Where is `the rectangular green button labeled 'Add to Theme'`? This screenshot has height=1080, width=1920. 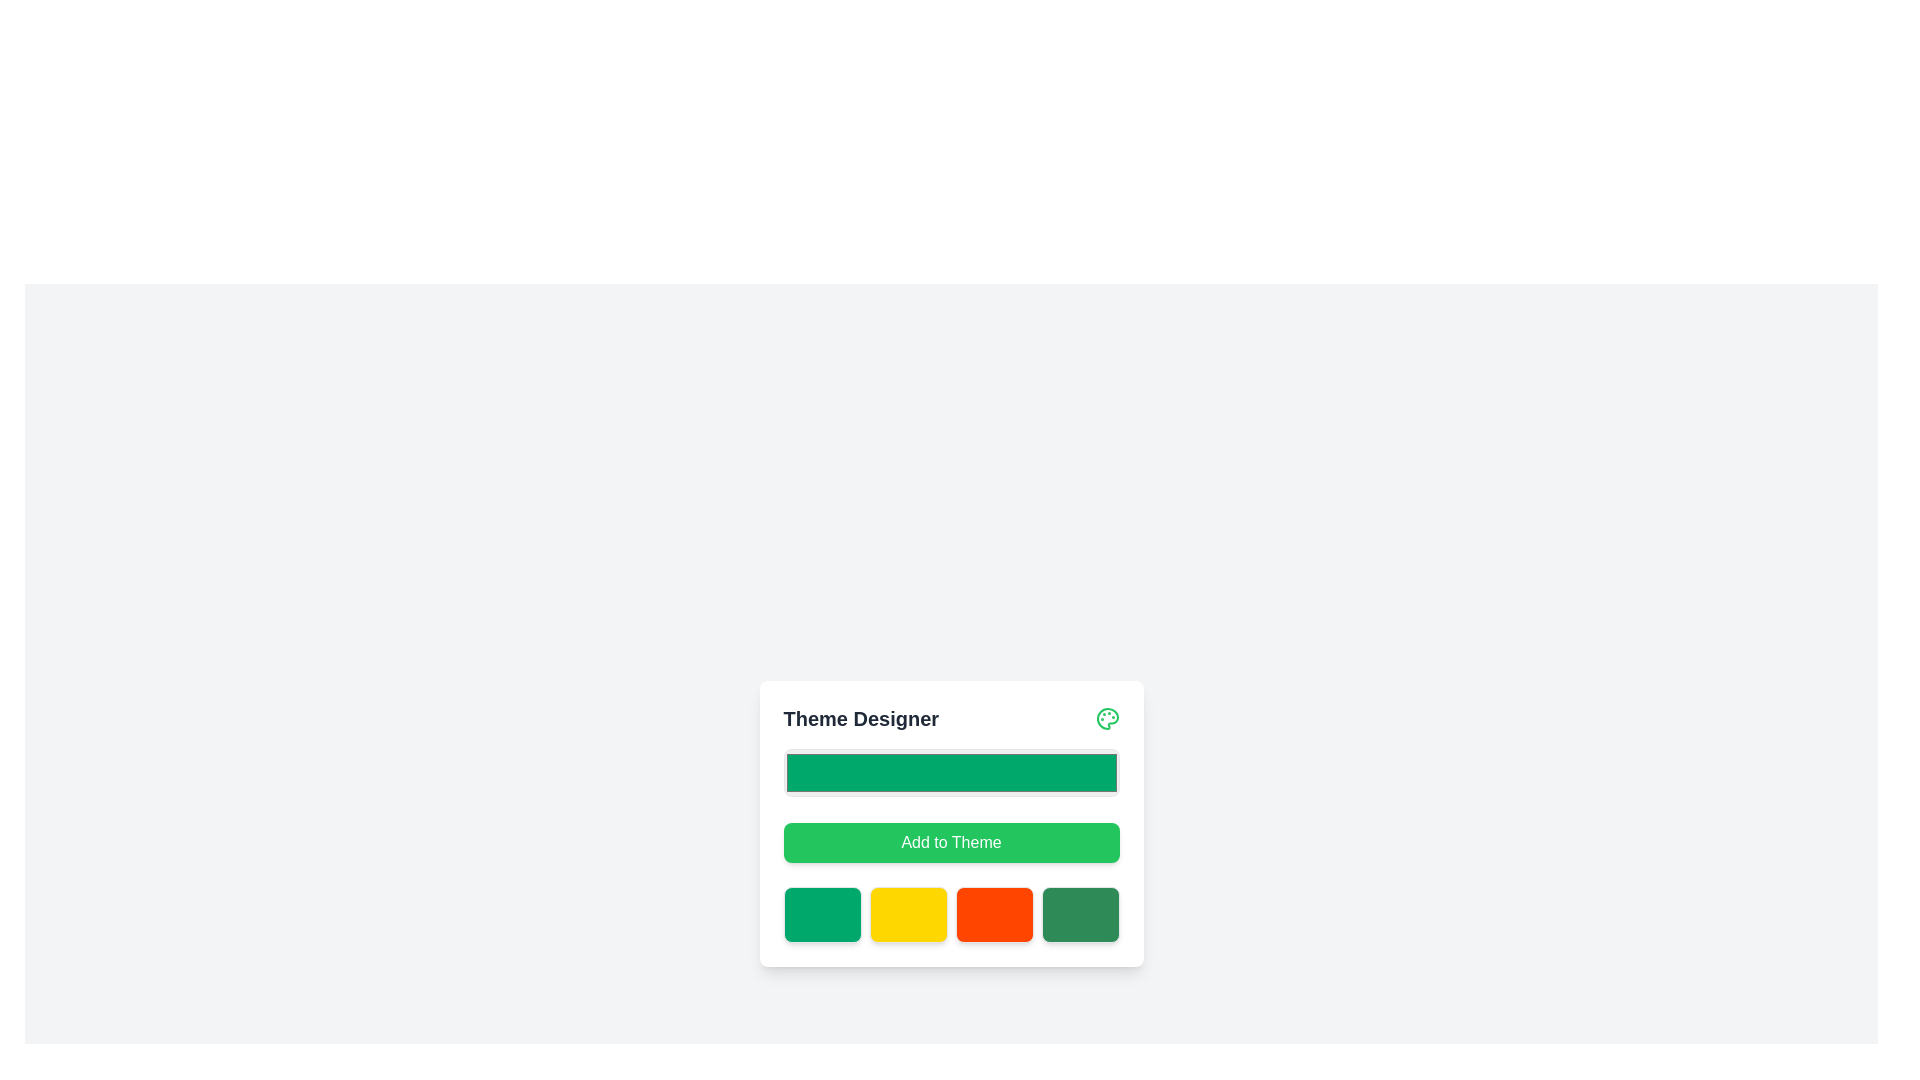
the rectangular green button labeled 'Add to Theme' is located at coordinates (950, 824).